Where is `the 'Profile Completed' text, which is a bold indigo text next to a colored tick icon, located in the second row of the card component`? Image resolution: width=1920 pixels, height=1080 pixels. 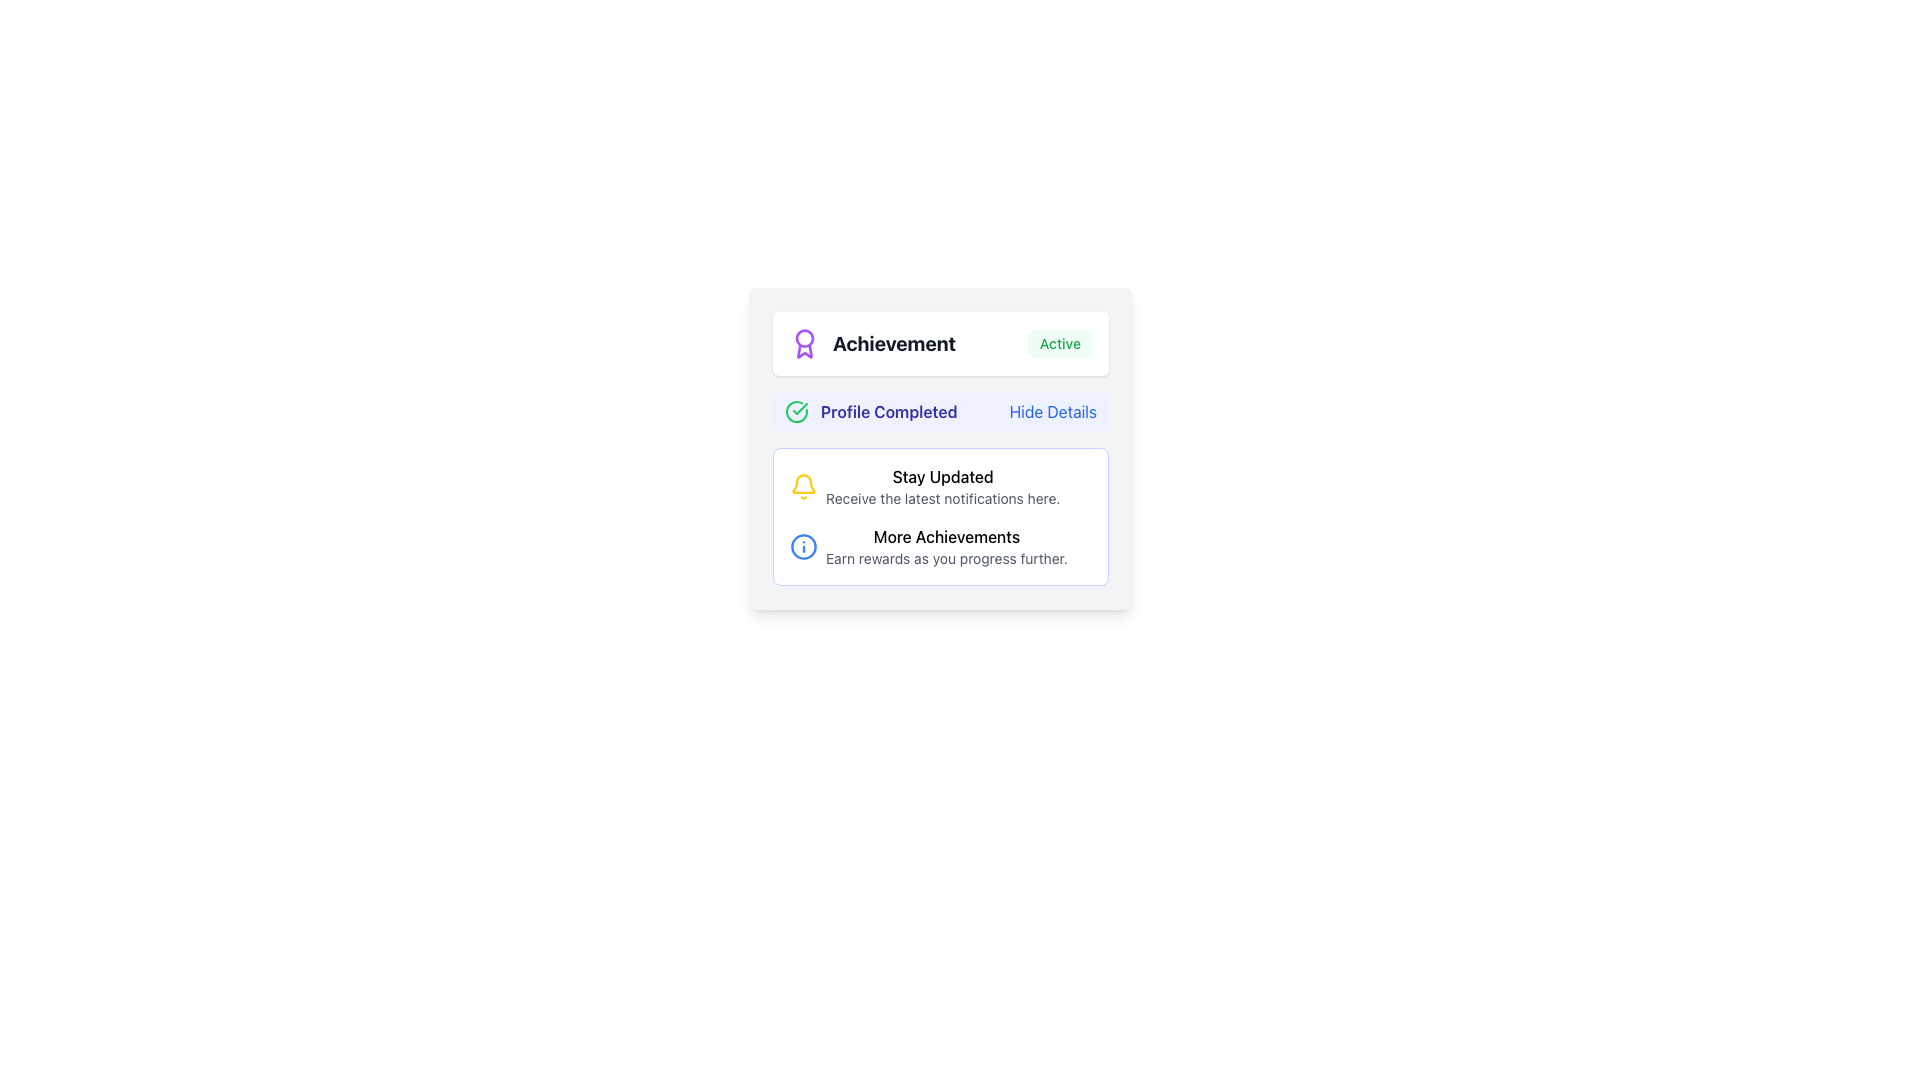
the 'Profile Completed' text, which is a bold indigo text next to a colored tick icon, located in the second row of the card component is located at coordinates (939, 411).